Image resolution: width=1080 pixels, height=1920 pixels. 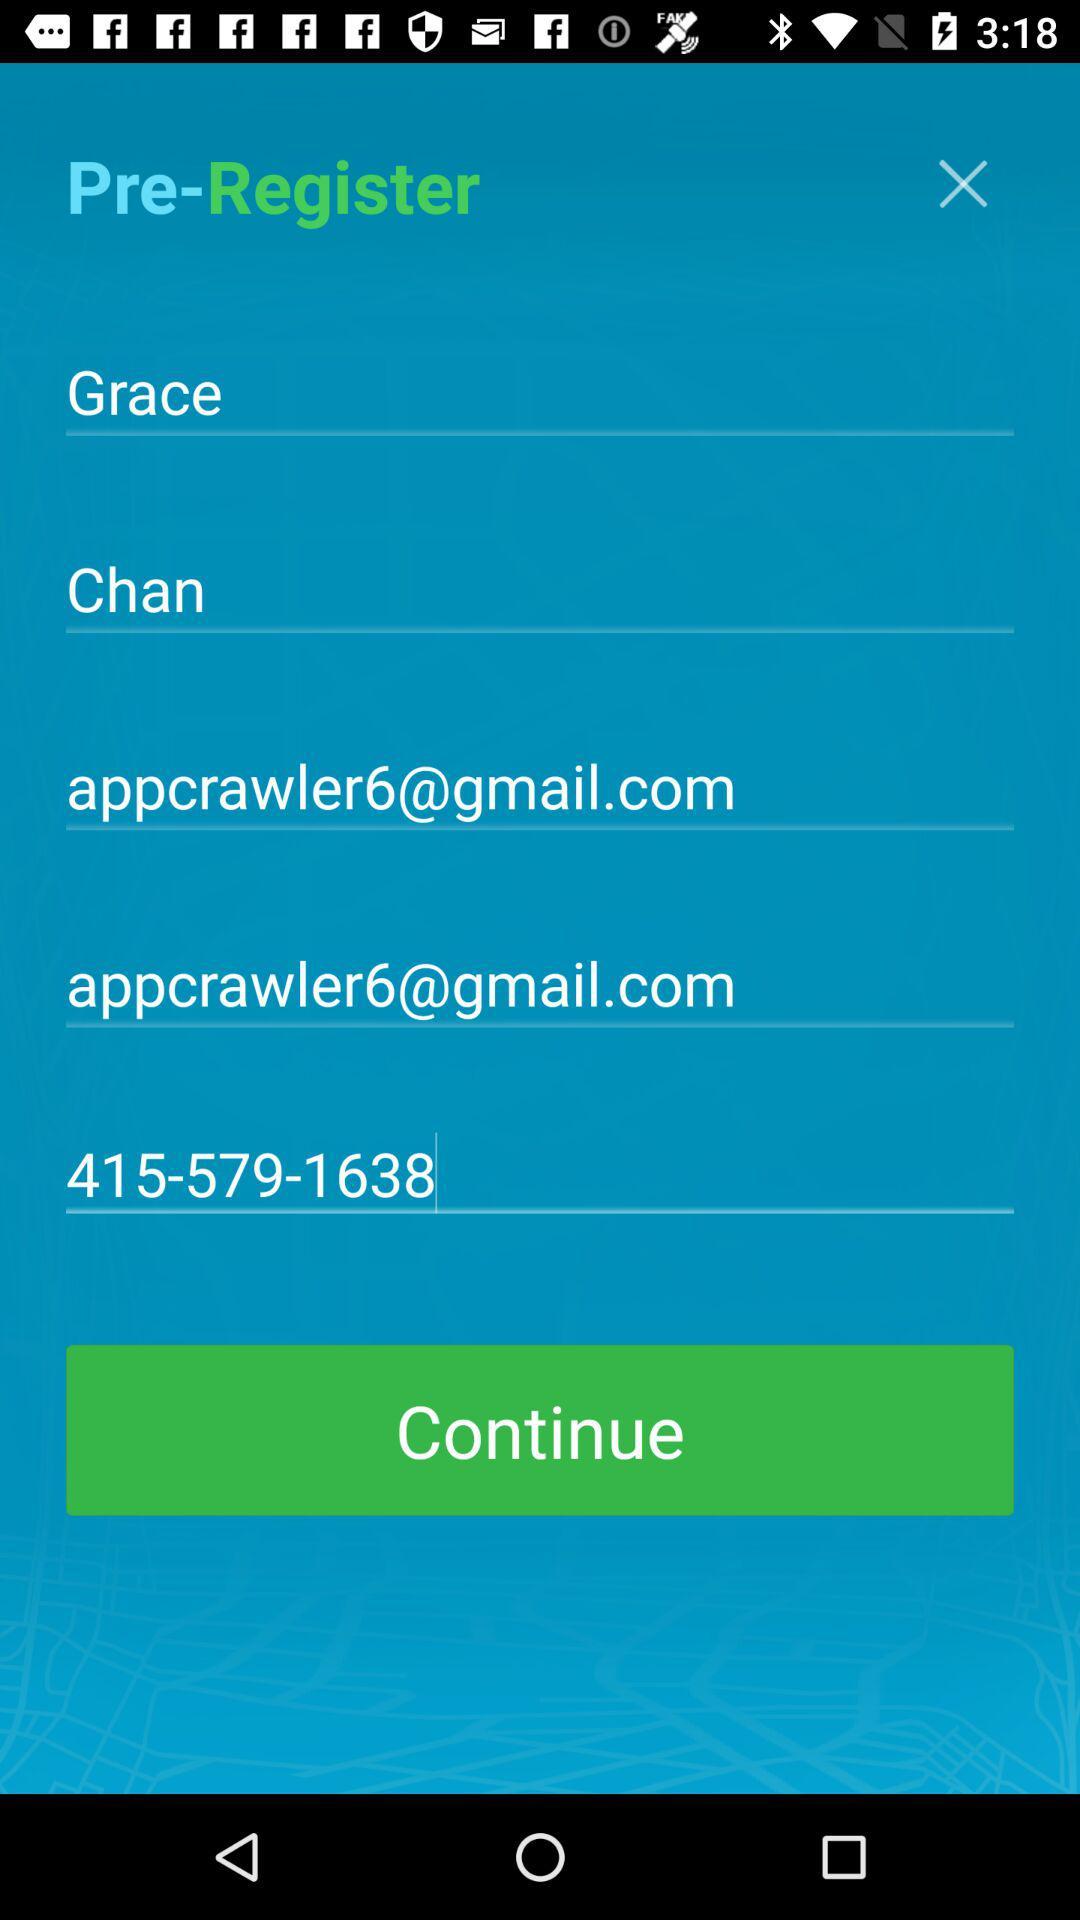 What do you see at coordinates (540, 389) in the screenshot?
I see `grace item` at bounding box center [540, 389].